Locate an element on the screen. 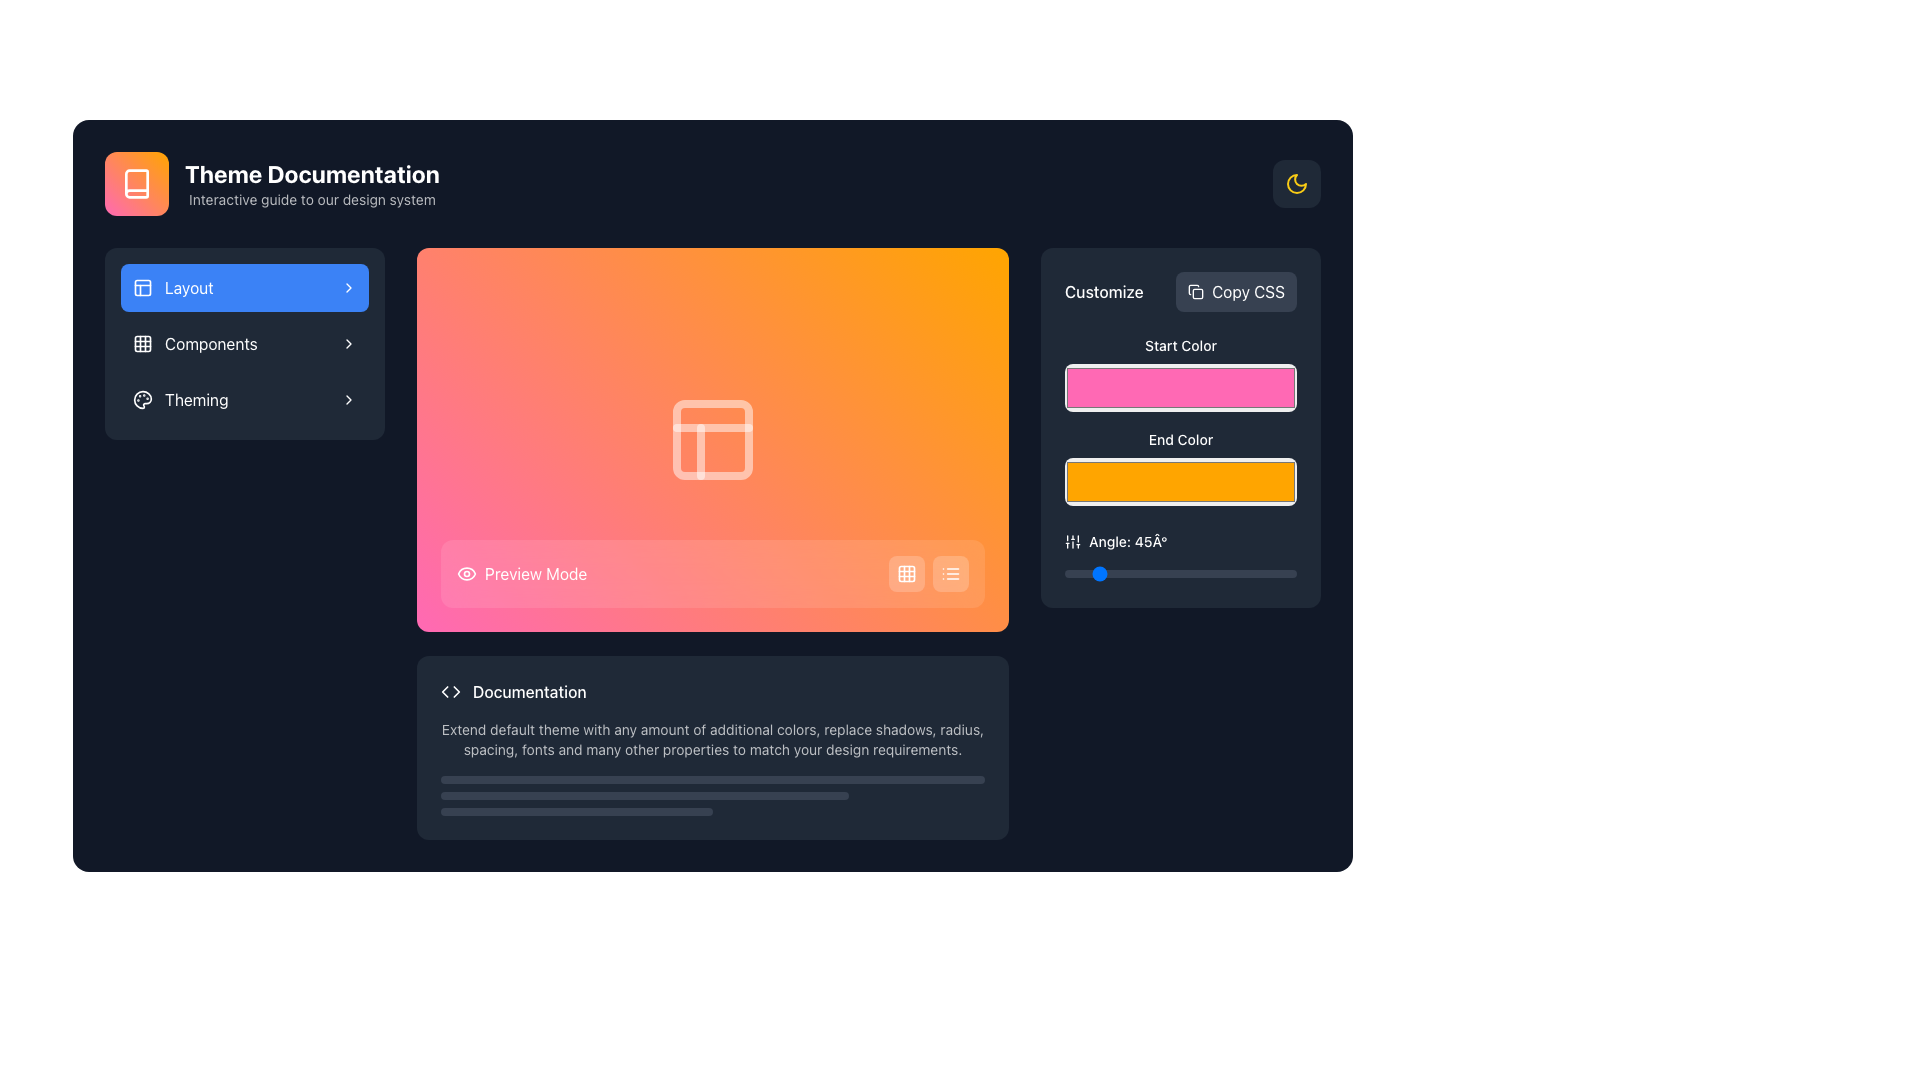 Image resolution: width=1920 pixels, height=1080 pixels. the pink color picker located directly beneath the 'Start Color' label is located at coordinates (1180, 374).